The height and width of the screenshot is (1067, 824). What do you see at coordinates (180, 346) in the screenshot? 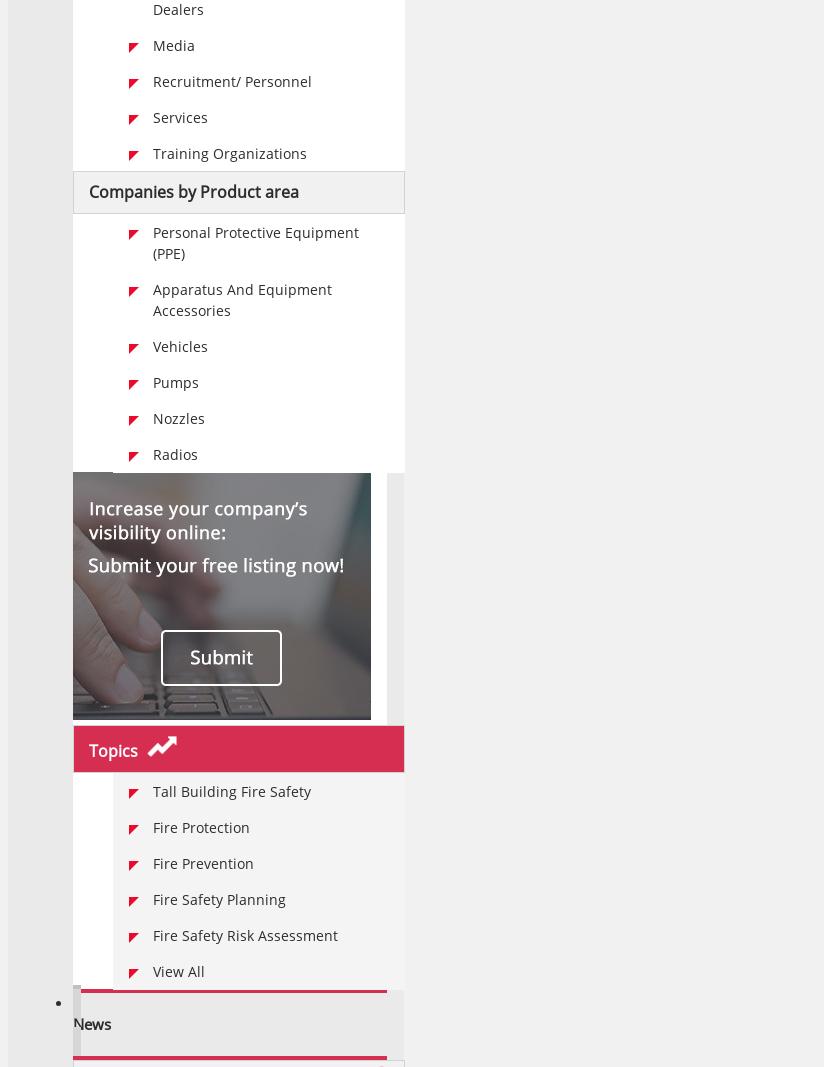
I see `'Vehicles'` at bounding box center [180, 346].